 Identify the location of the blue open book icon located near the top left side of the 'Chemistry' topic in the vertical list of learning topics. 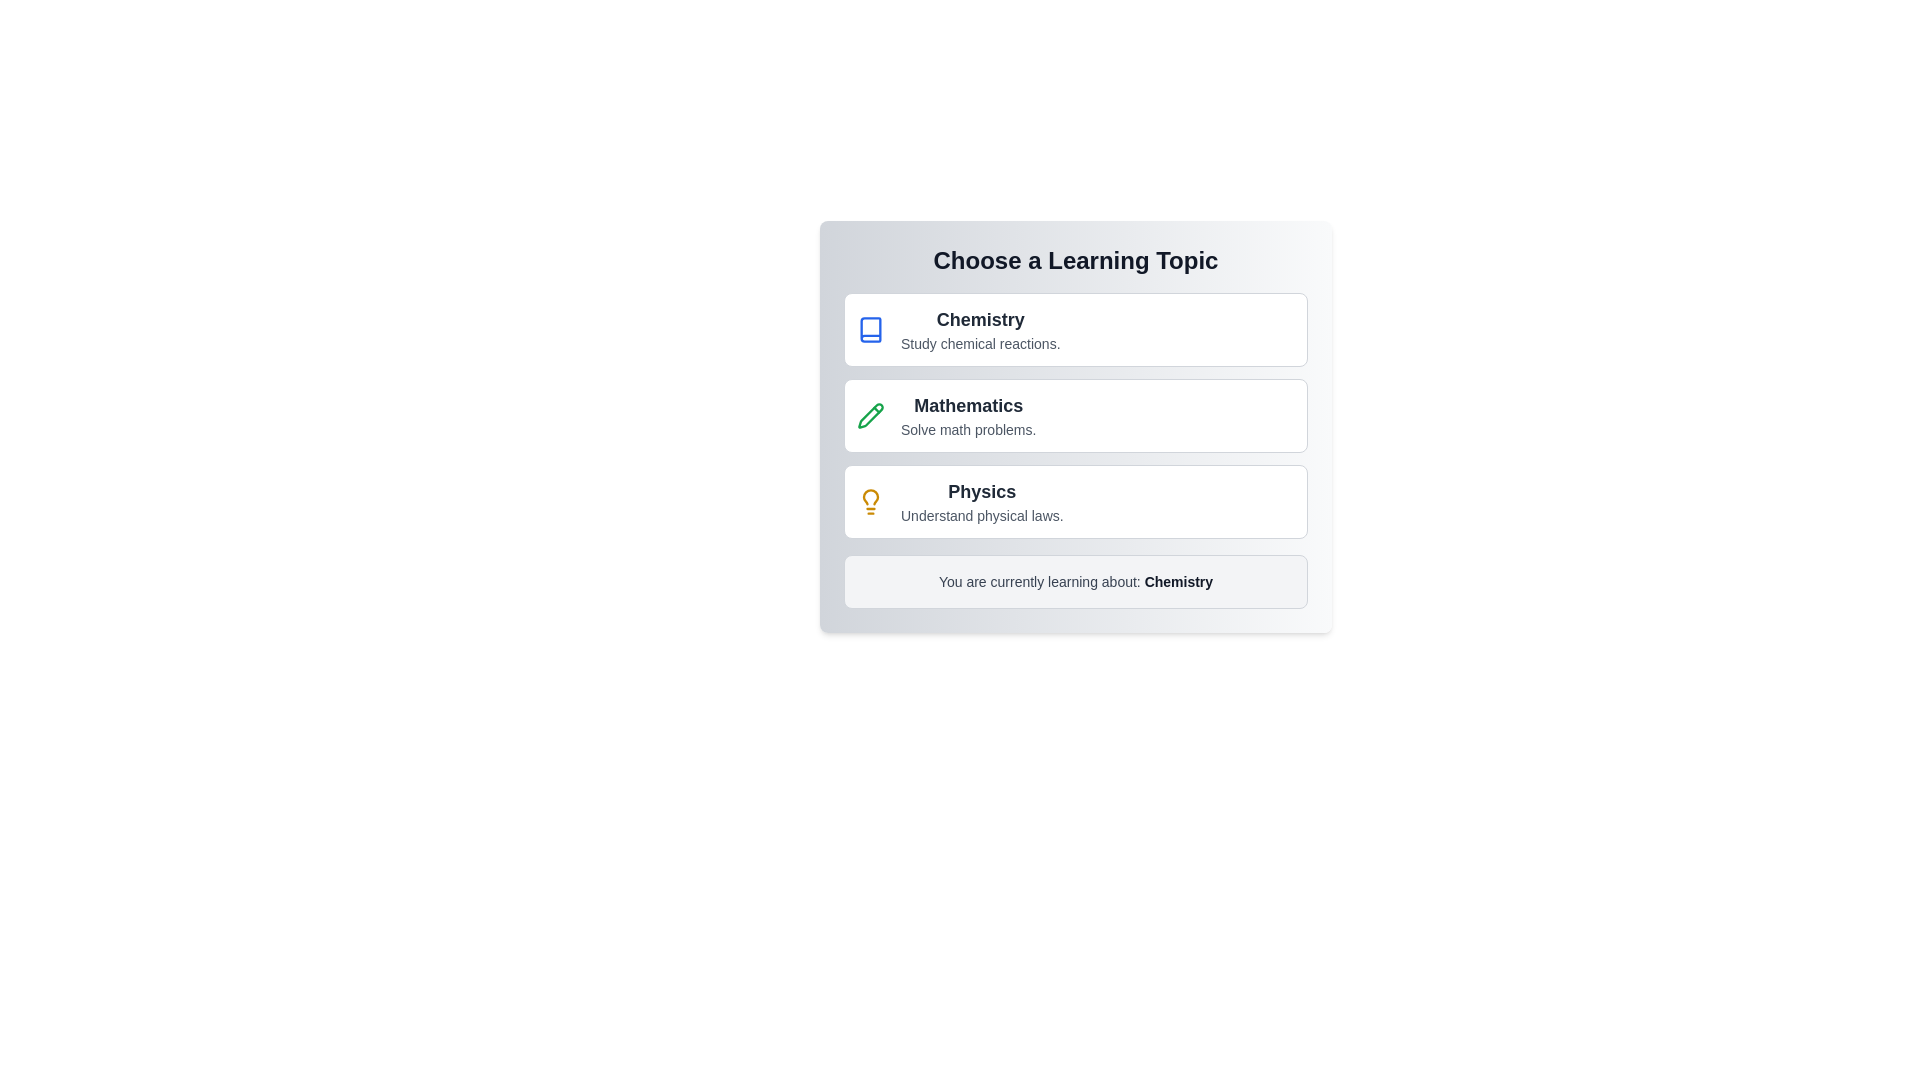
(870, 329).